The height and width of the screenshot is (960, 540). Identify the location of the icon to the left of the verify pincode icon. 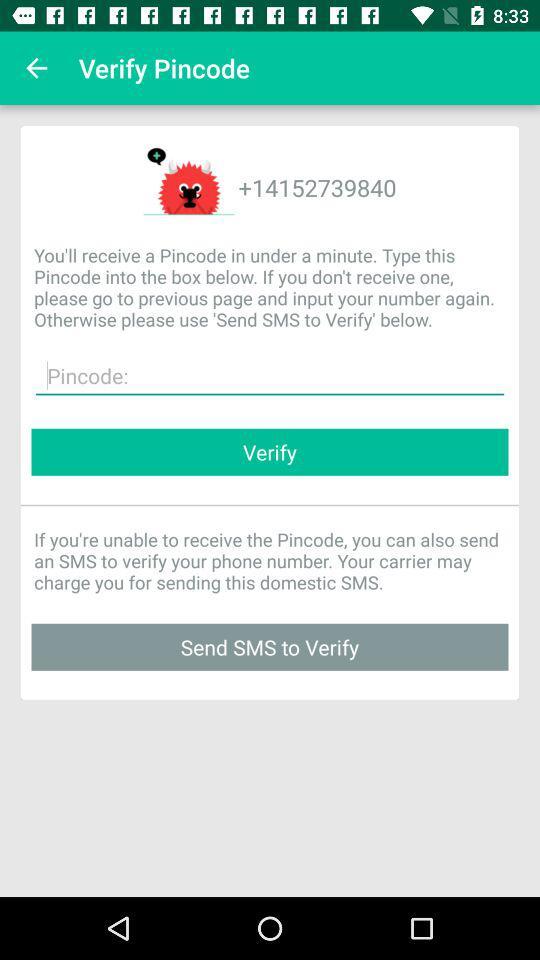
(36, 68).